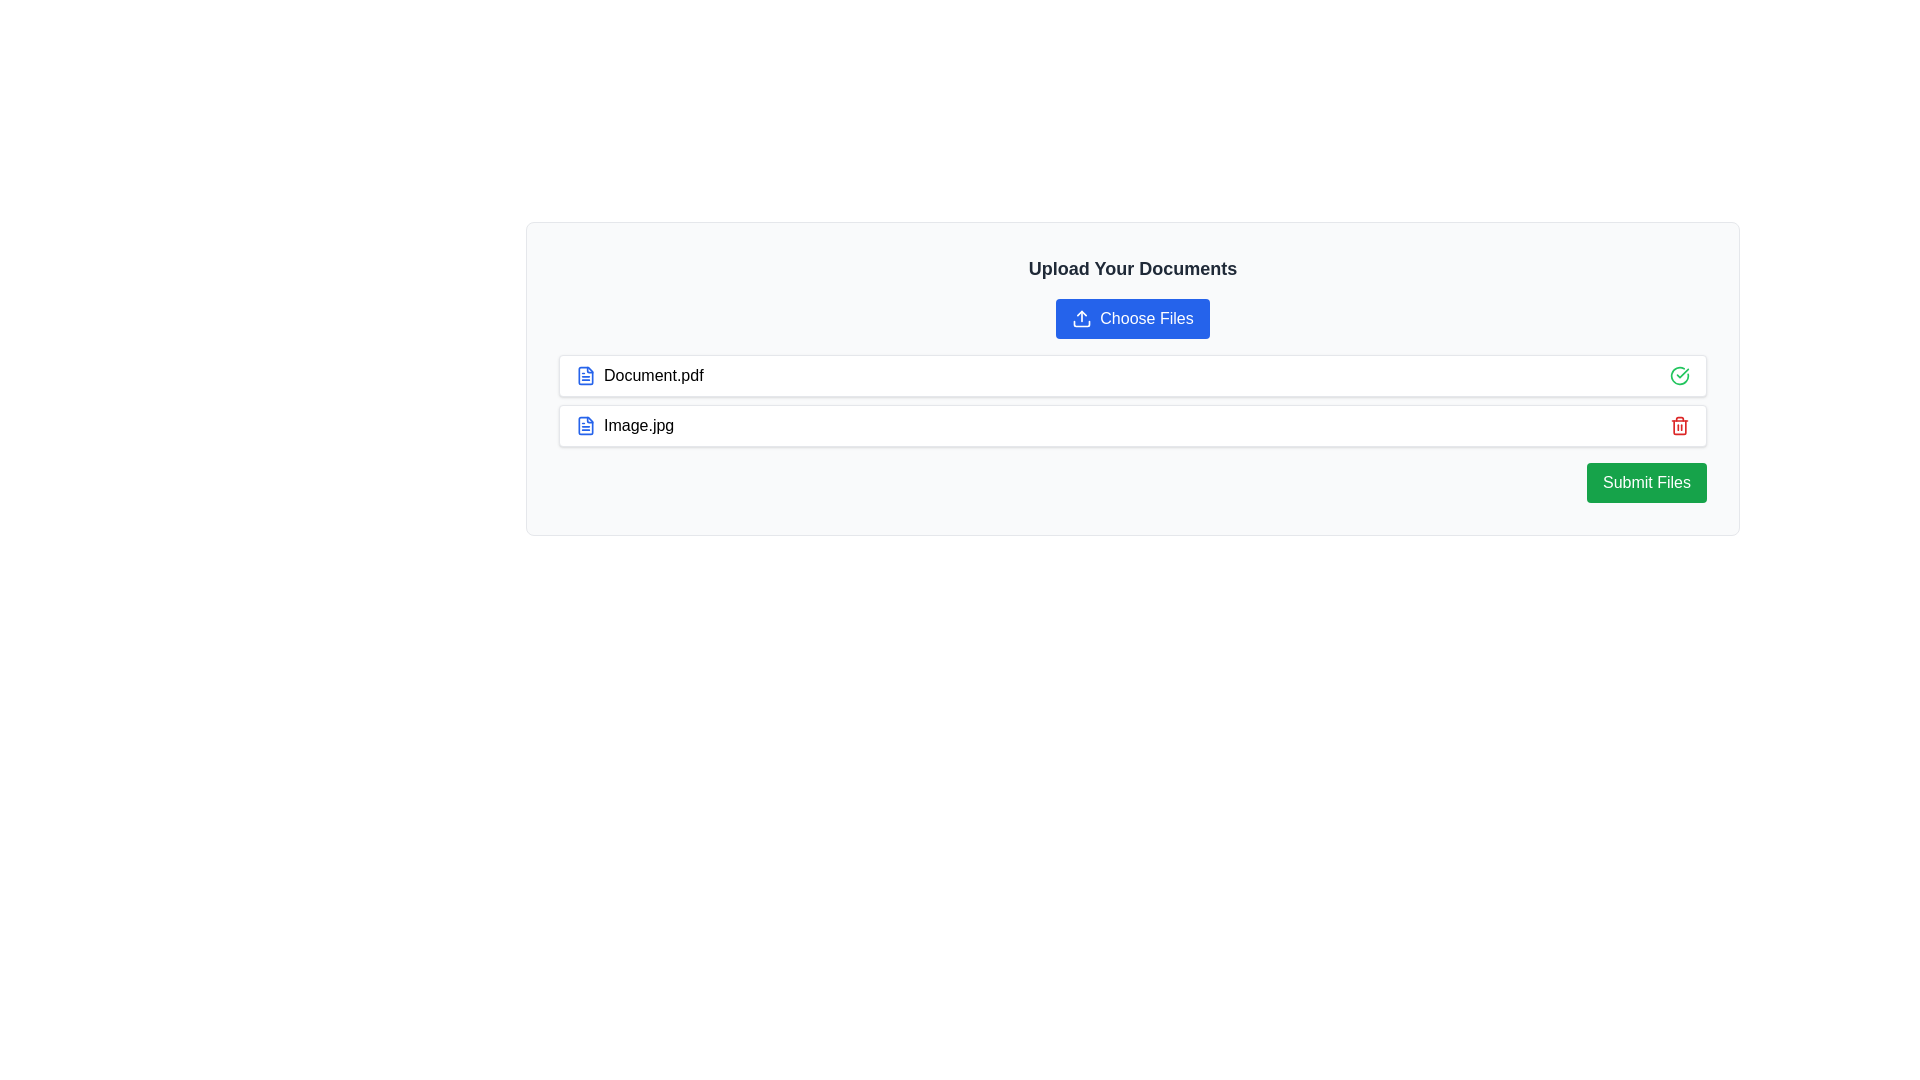 The image size is (1920, 1080). Describe the element at coordinates (1081, 318) in the screenshot. I see `the design of the upload icon, which is an outlined arrow pointing upward inside a rectangle, located on the blue 'Choose Files' button` at that location.